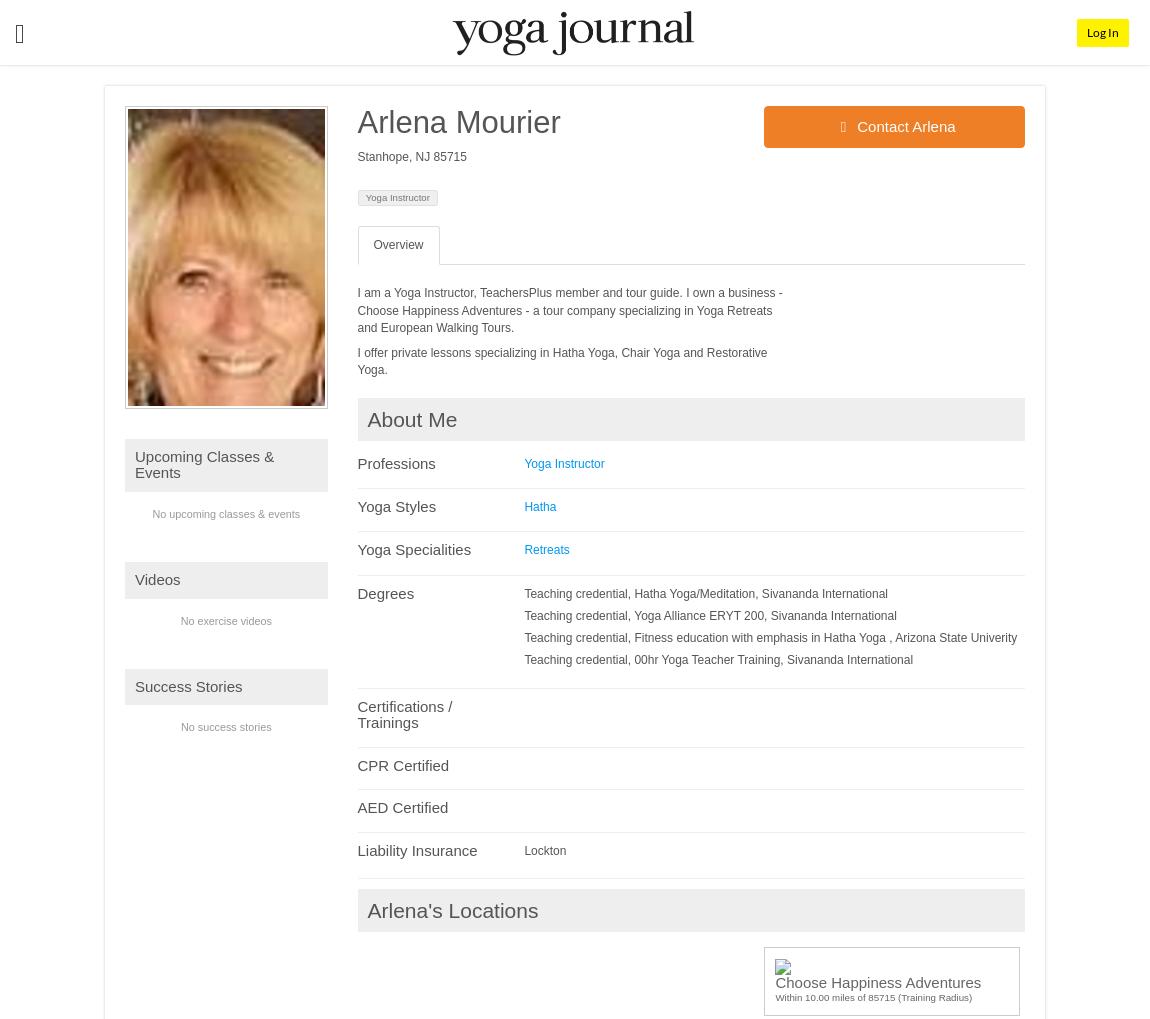 This screenshot has height=1019, width=1150. What do you see at coordinates (458, 121) in the screenshot?
I see `'Arlena Mourier'` at bounding box center [458, 121].